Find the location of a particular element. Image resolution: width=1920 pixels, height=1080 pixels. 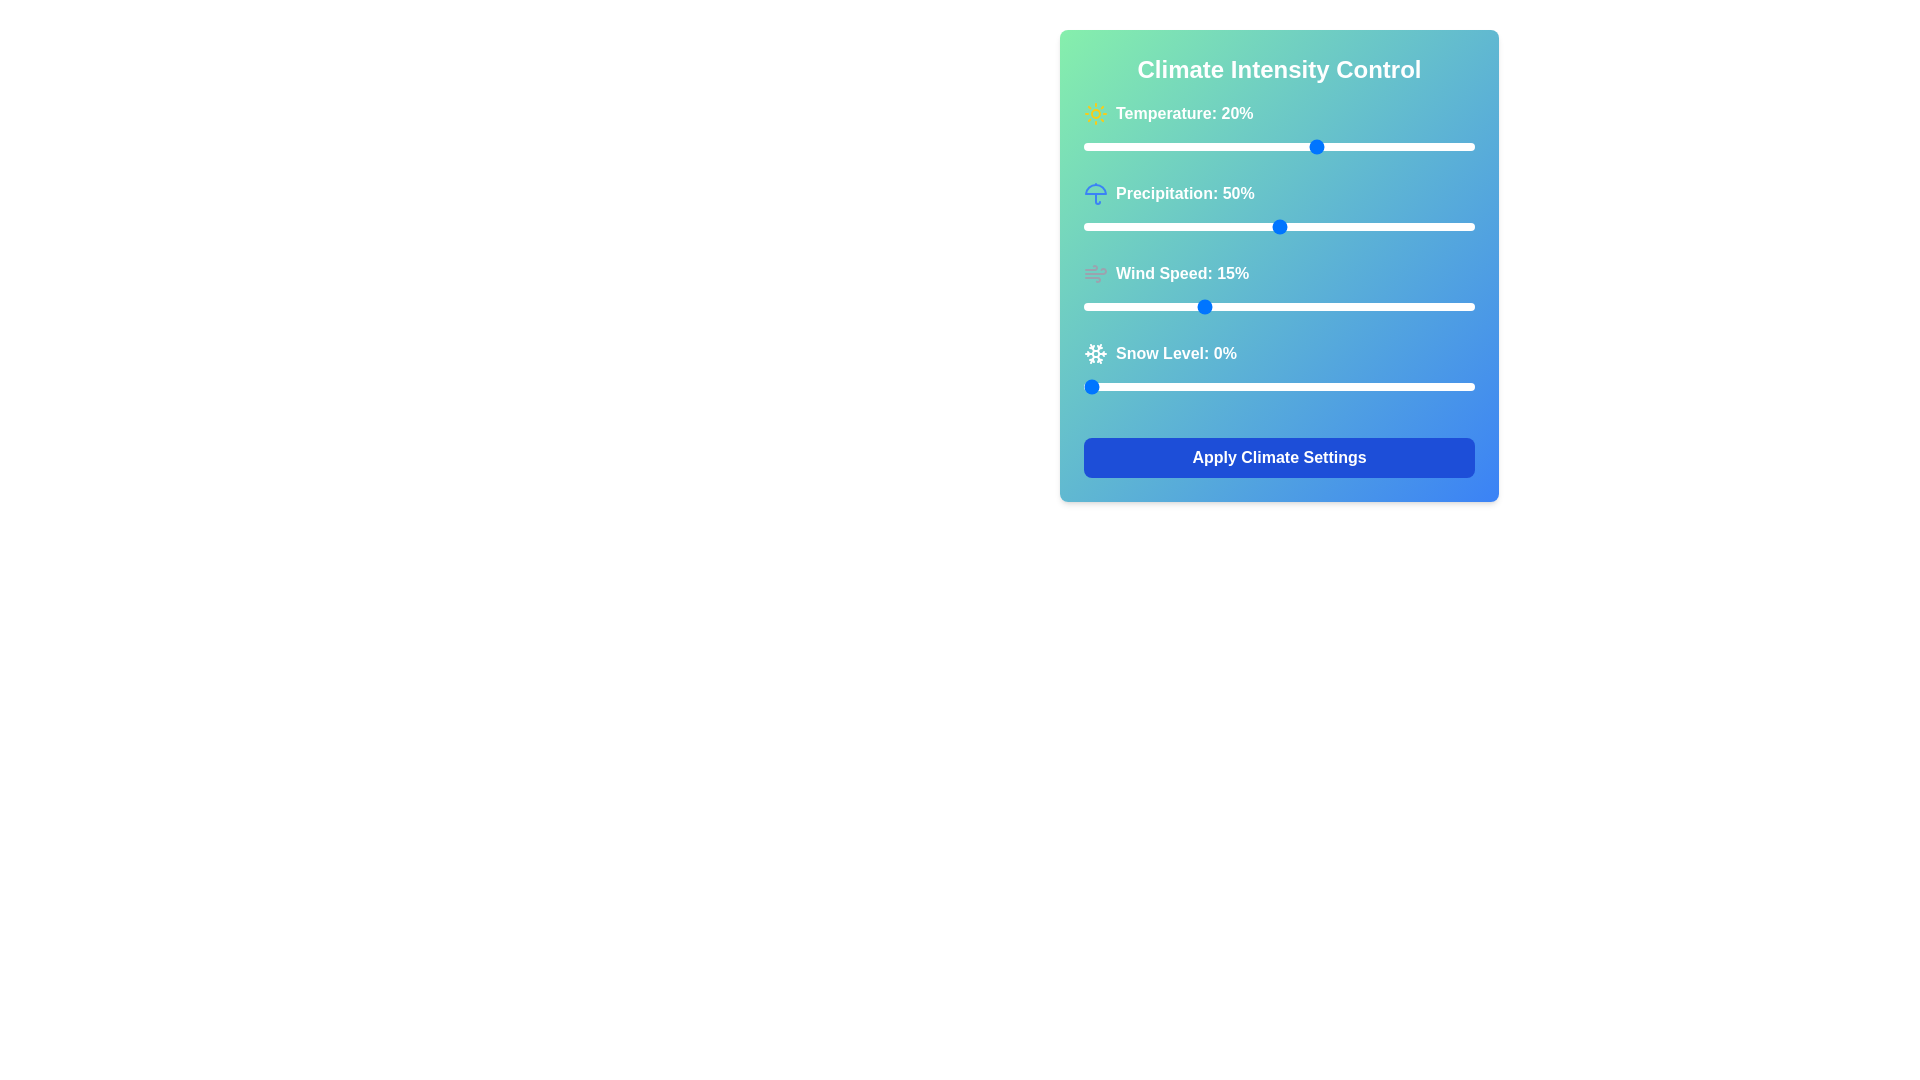

wind speed is located at coordinates (1223, 307).